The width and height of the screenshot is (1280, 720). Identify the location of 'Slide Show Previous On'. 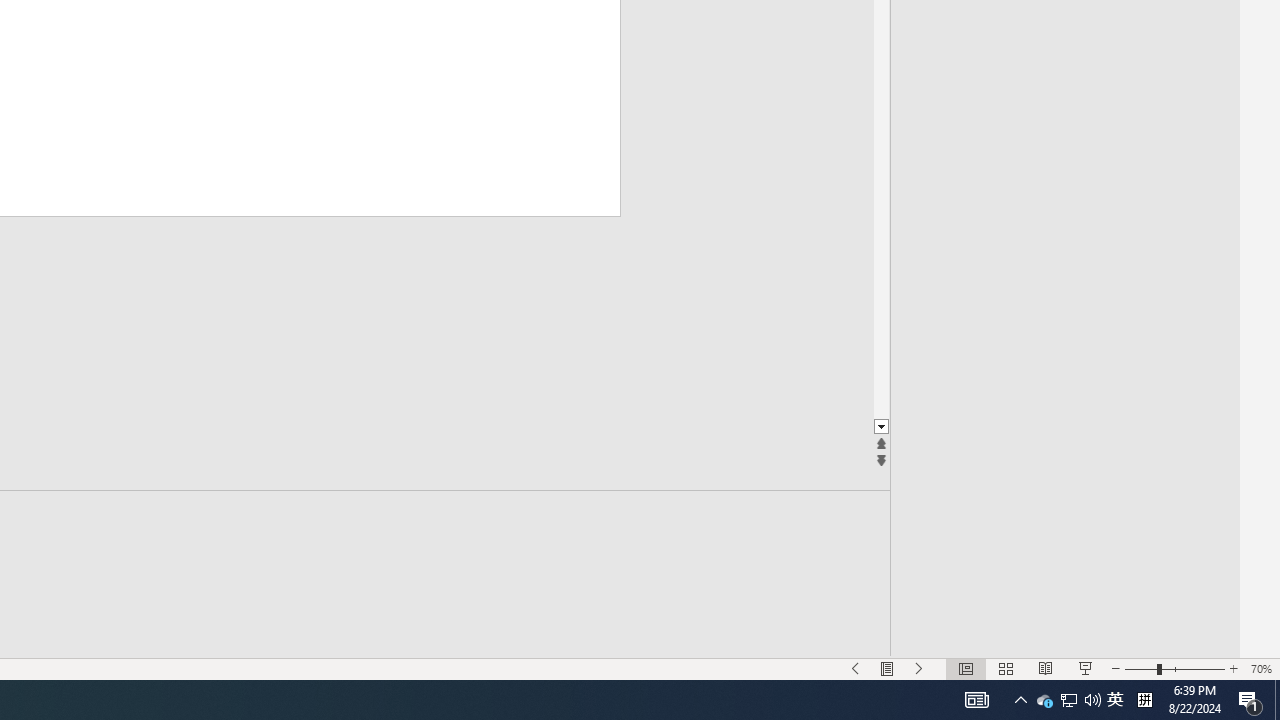
(855, 669).